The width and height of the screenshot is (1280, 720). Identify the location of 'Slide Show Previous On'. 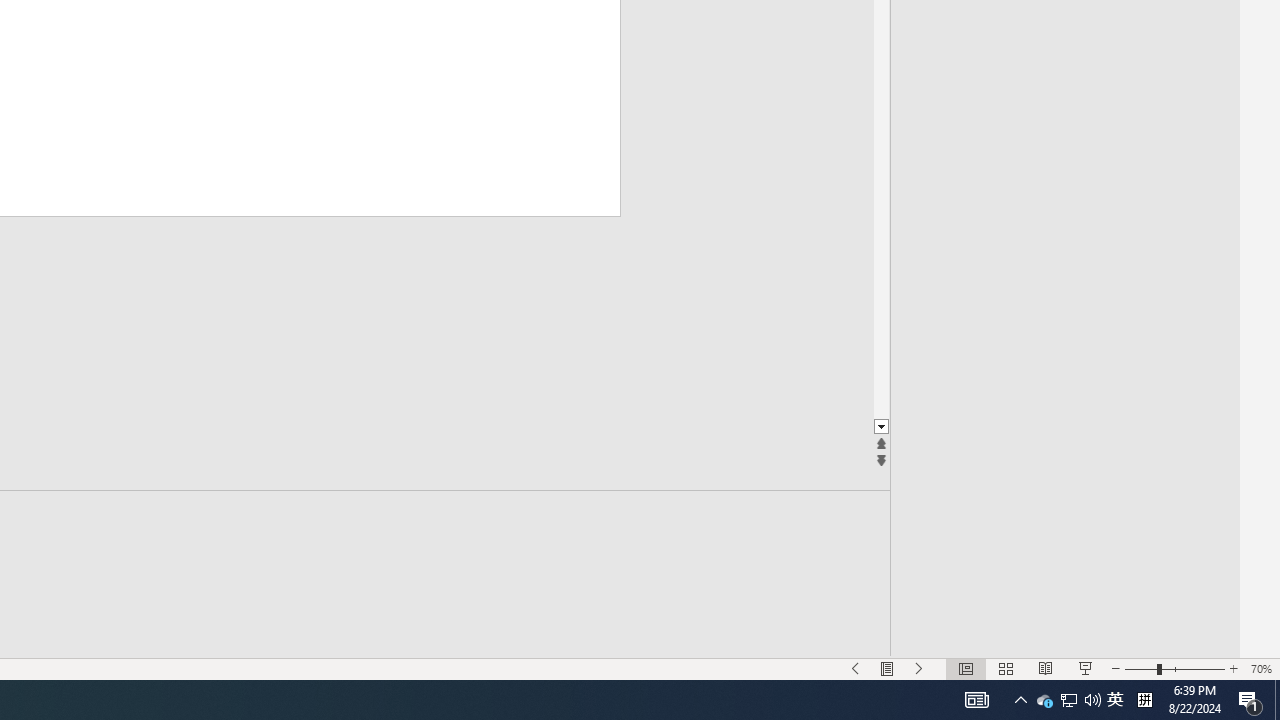
(855, 669).